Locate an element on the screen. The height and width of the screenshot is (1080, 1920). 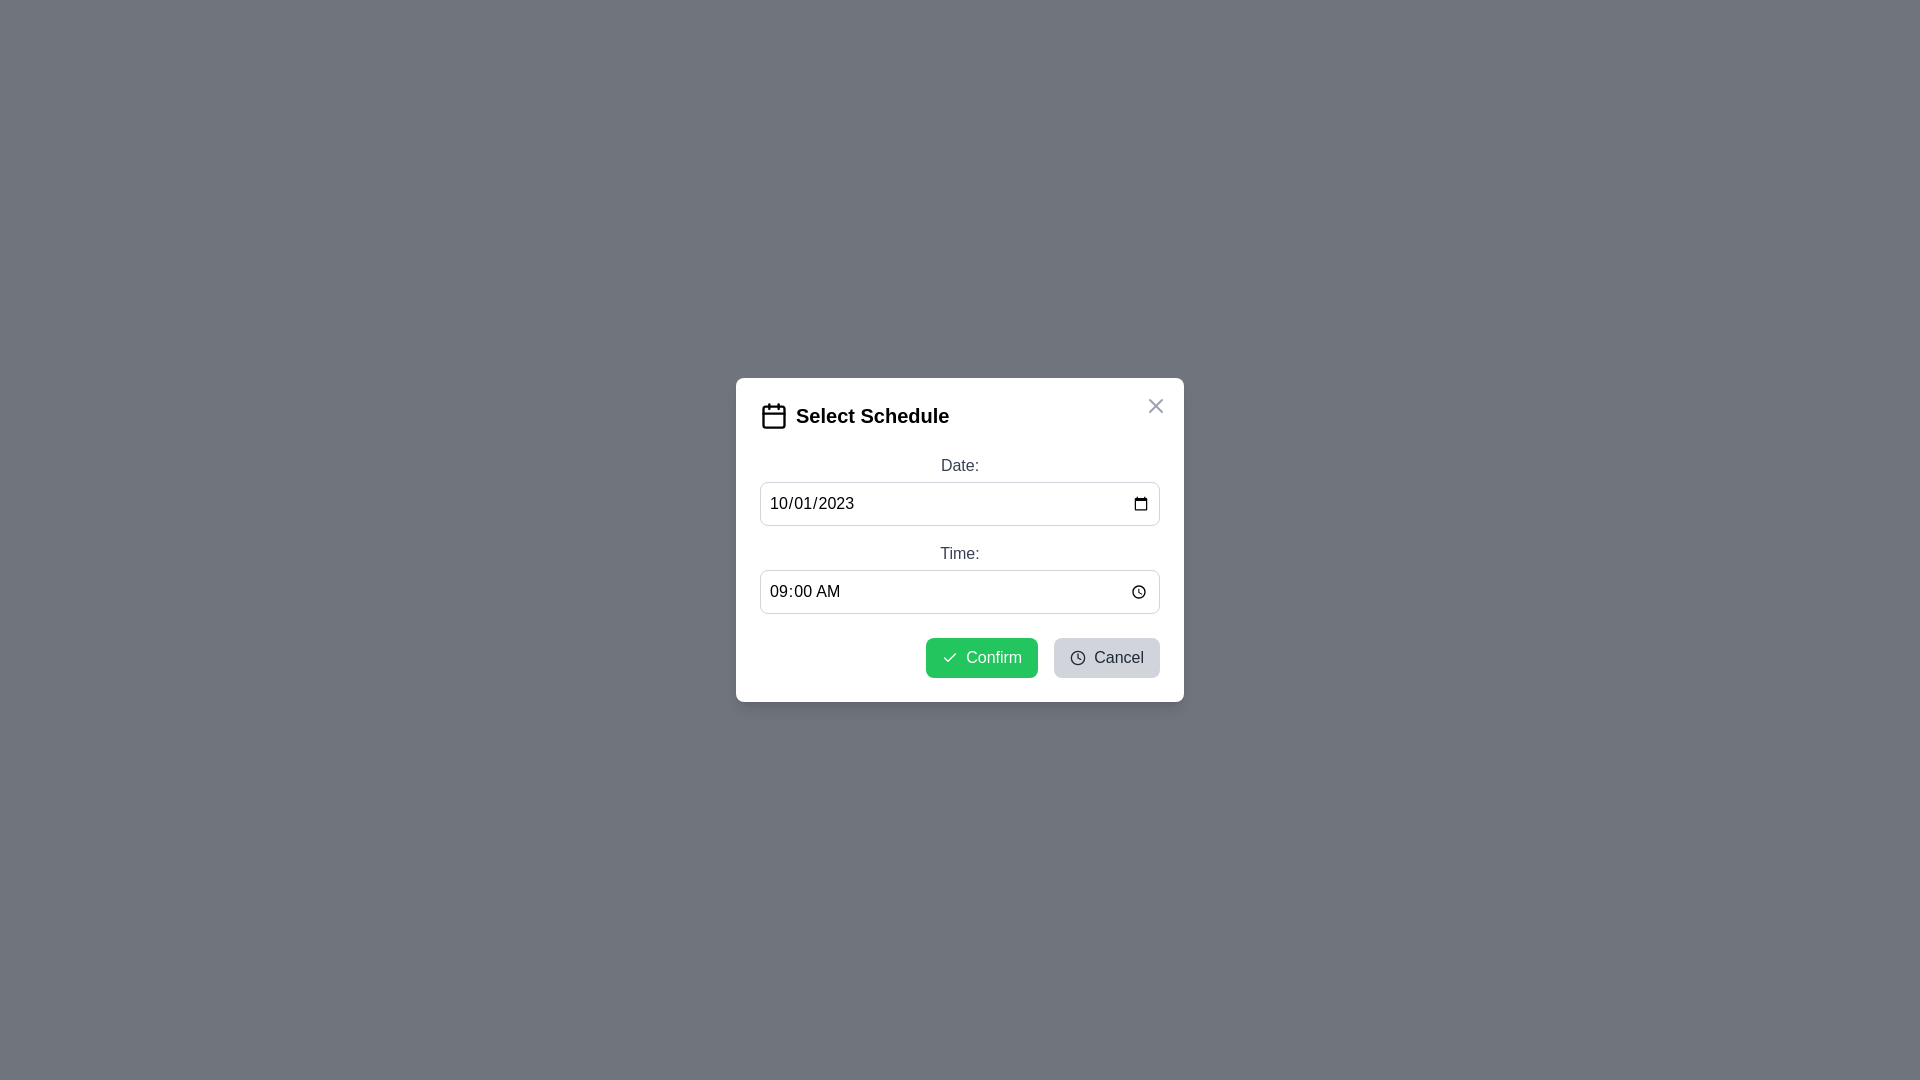
'Cancel' button to close the dialog is located at coordinates (1106, 658).